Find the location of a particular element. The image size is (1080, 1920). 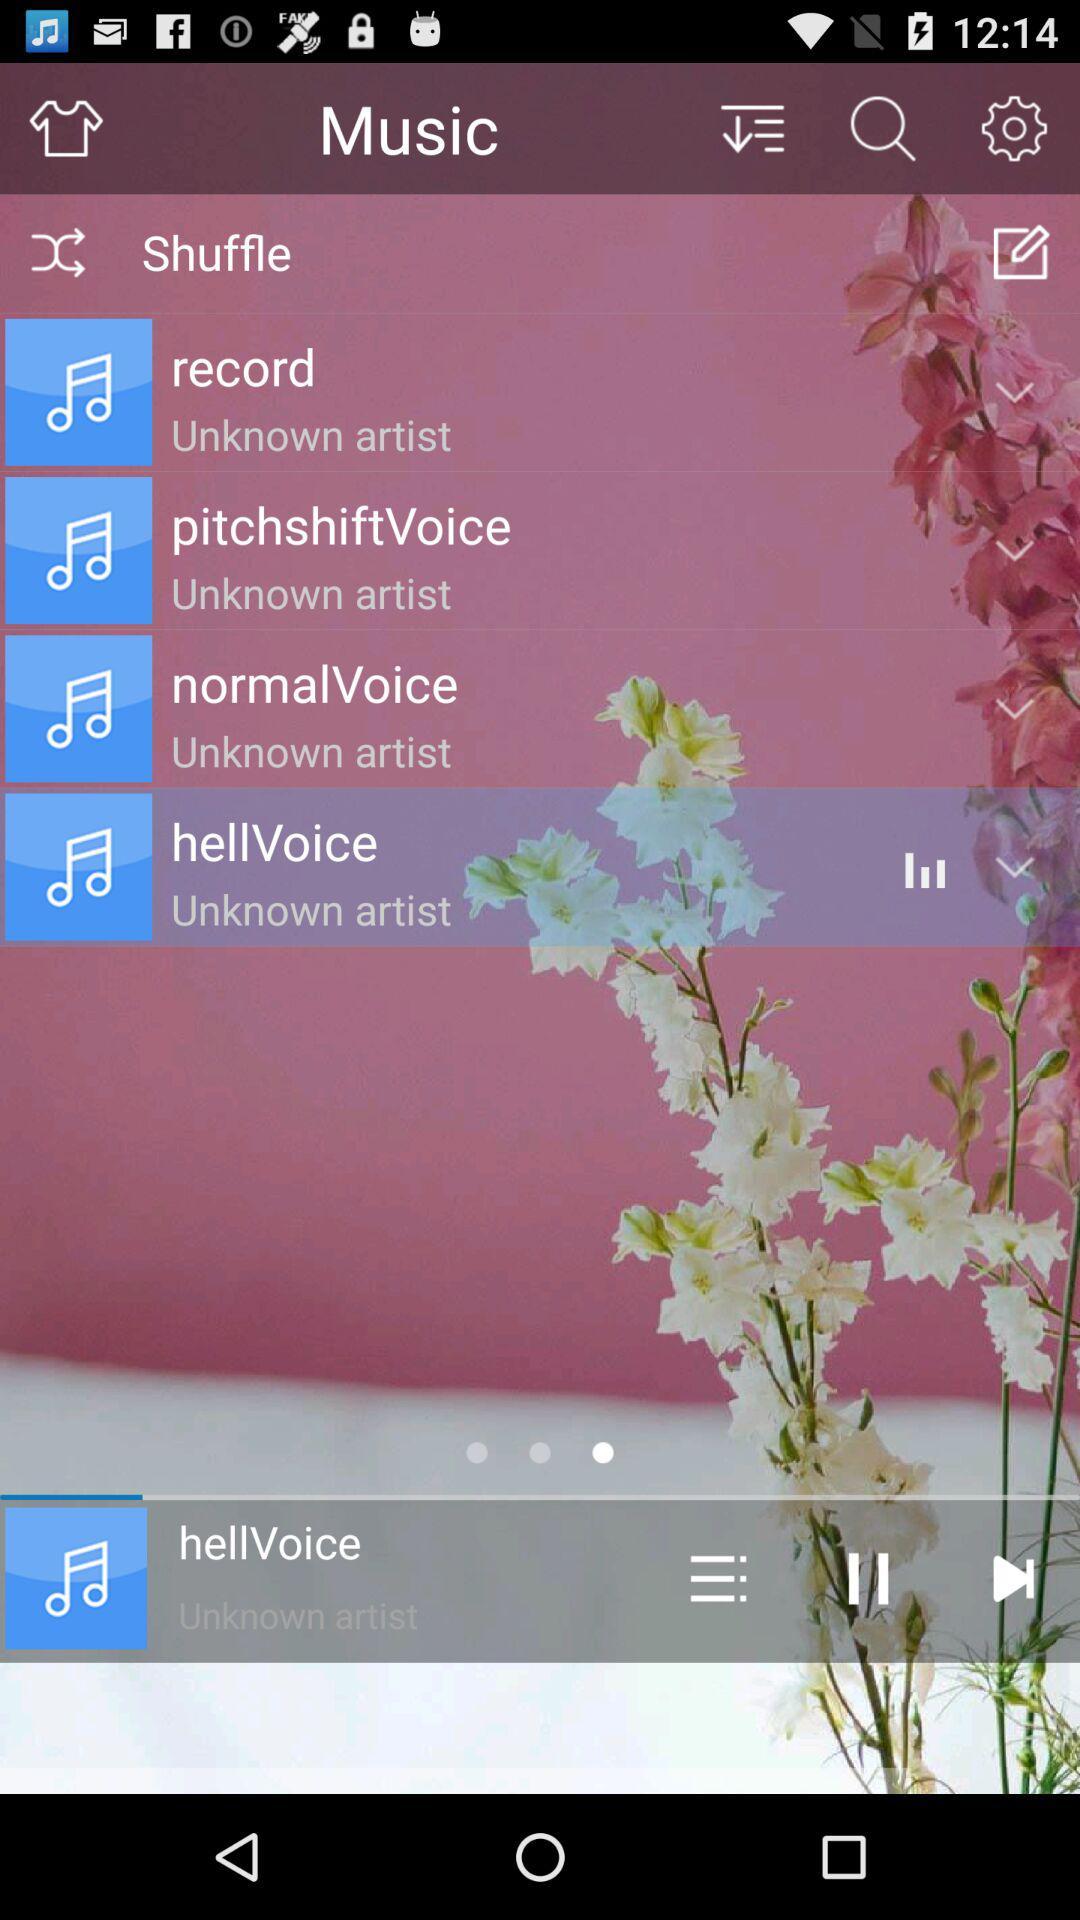

the skip_next icon is located at coordinates (1012, 1688).